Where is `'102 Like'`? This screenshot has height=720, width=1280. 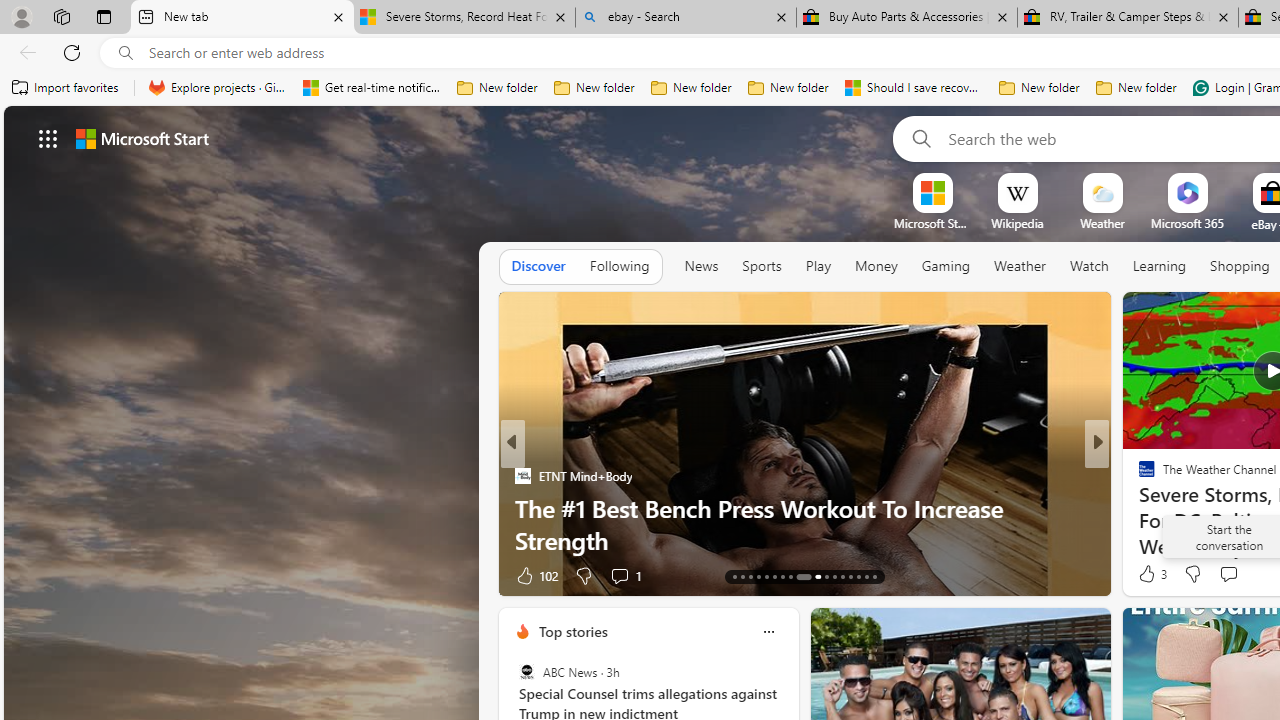 '102 Like' is located at coordinates (535, 575).